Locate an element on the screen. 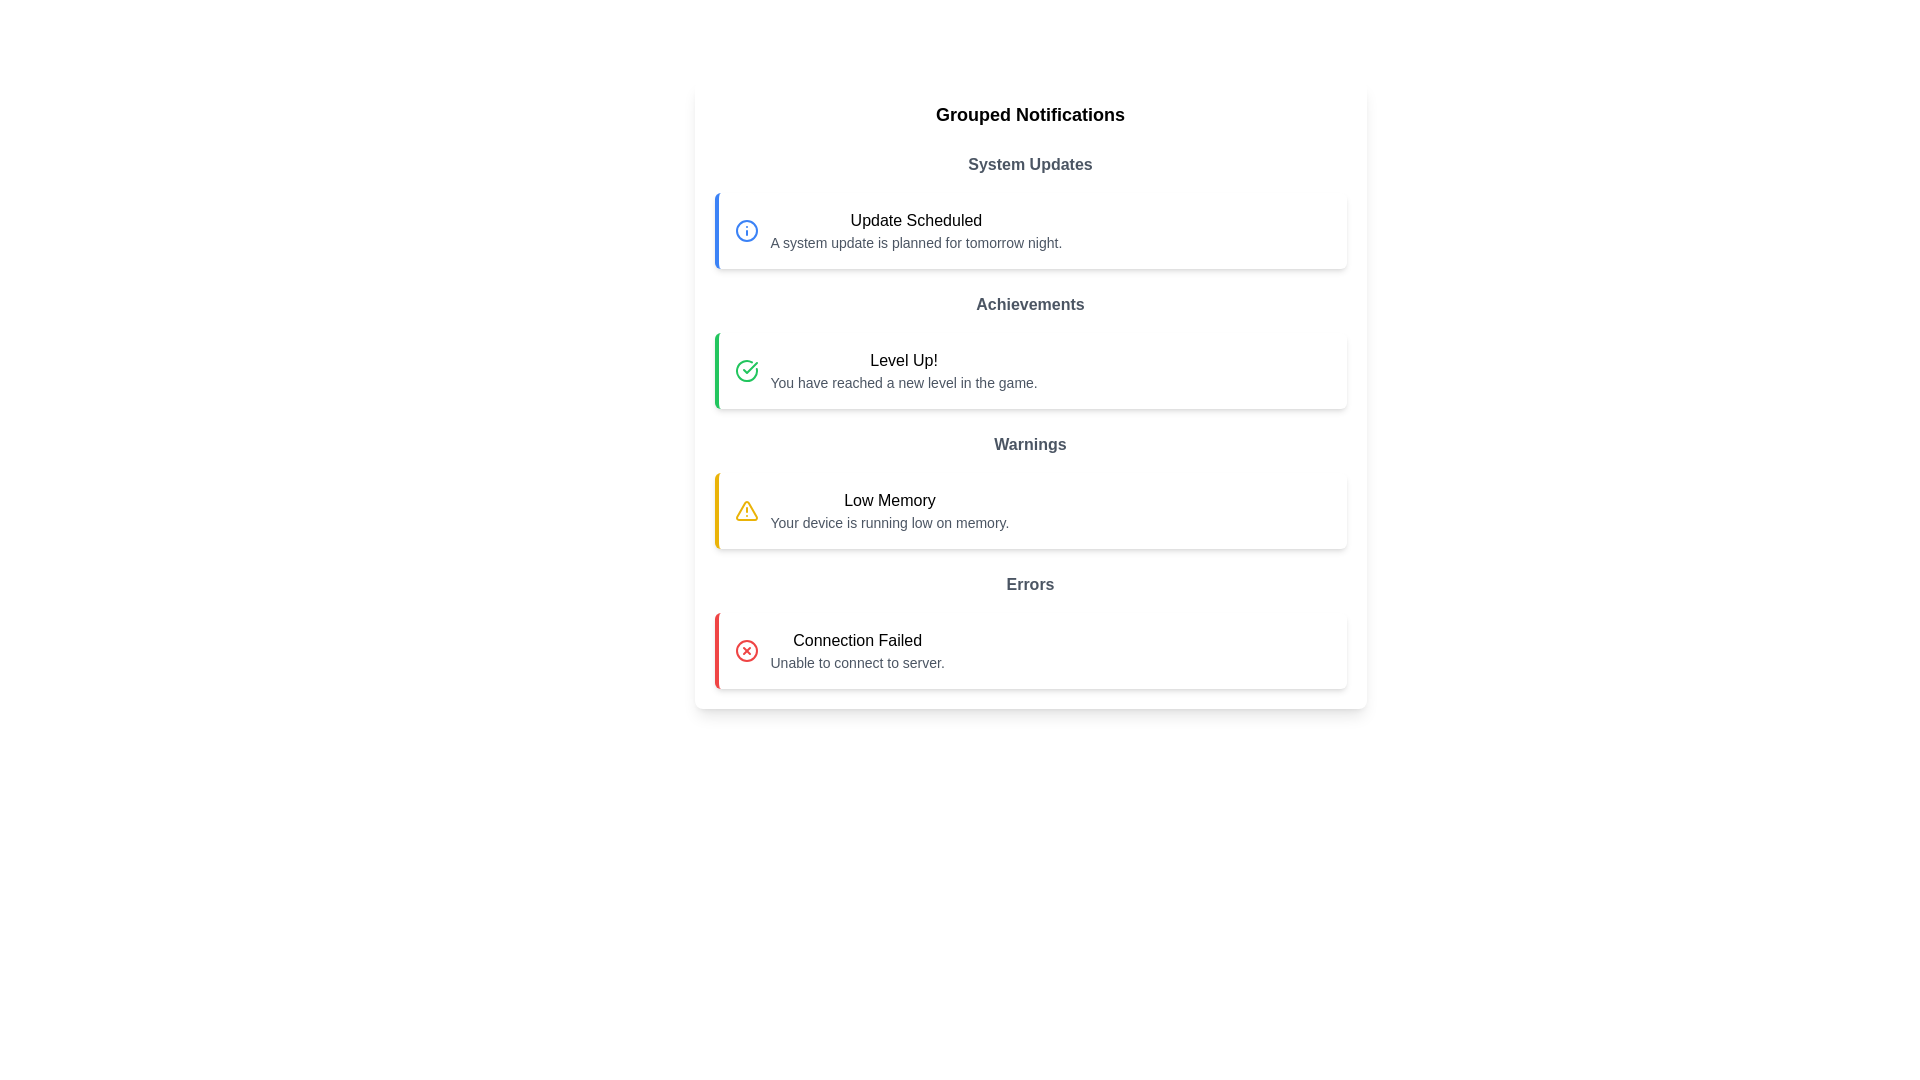  the 'Warnings' text label, which is a medium-sized, bold, gray font element located in the 'Grouped Notifications' interface, between the 'Achievements' section and the detailed 'Warnings' notification message is located at coordinates (1030, 443).